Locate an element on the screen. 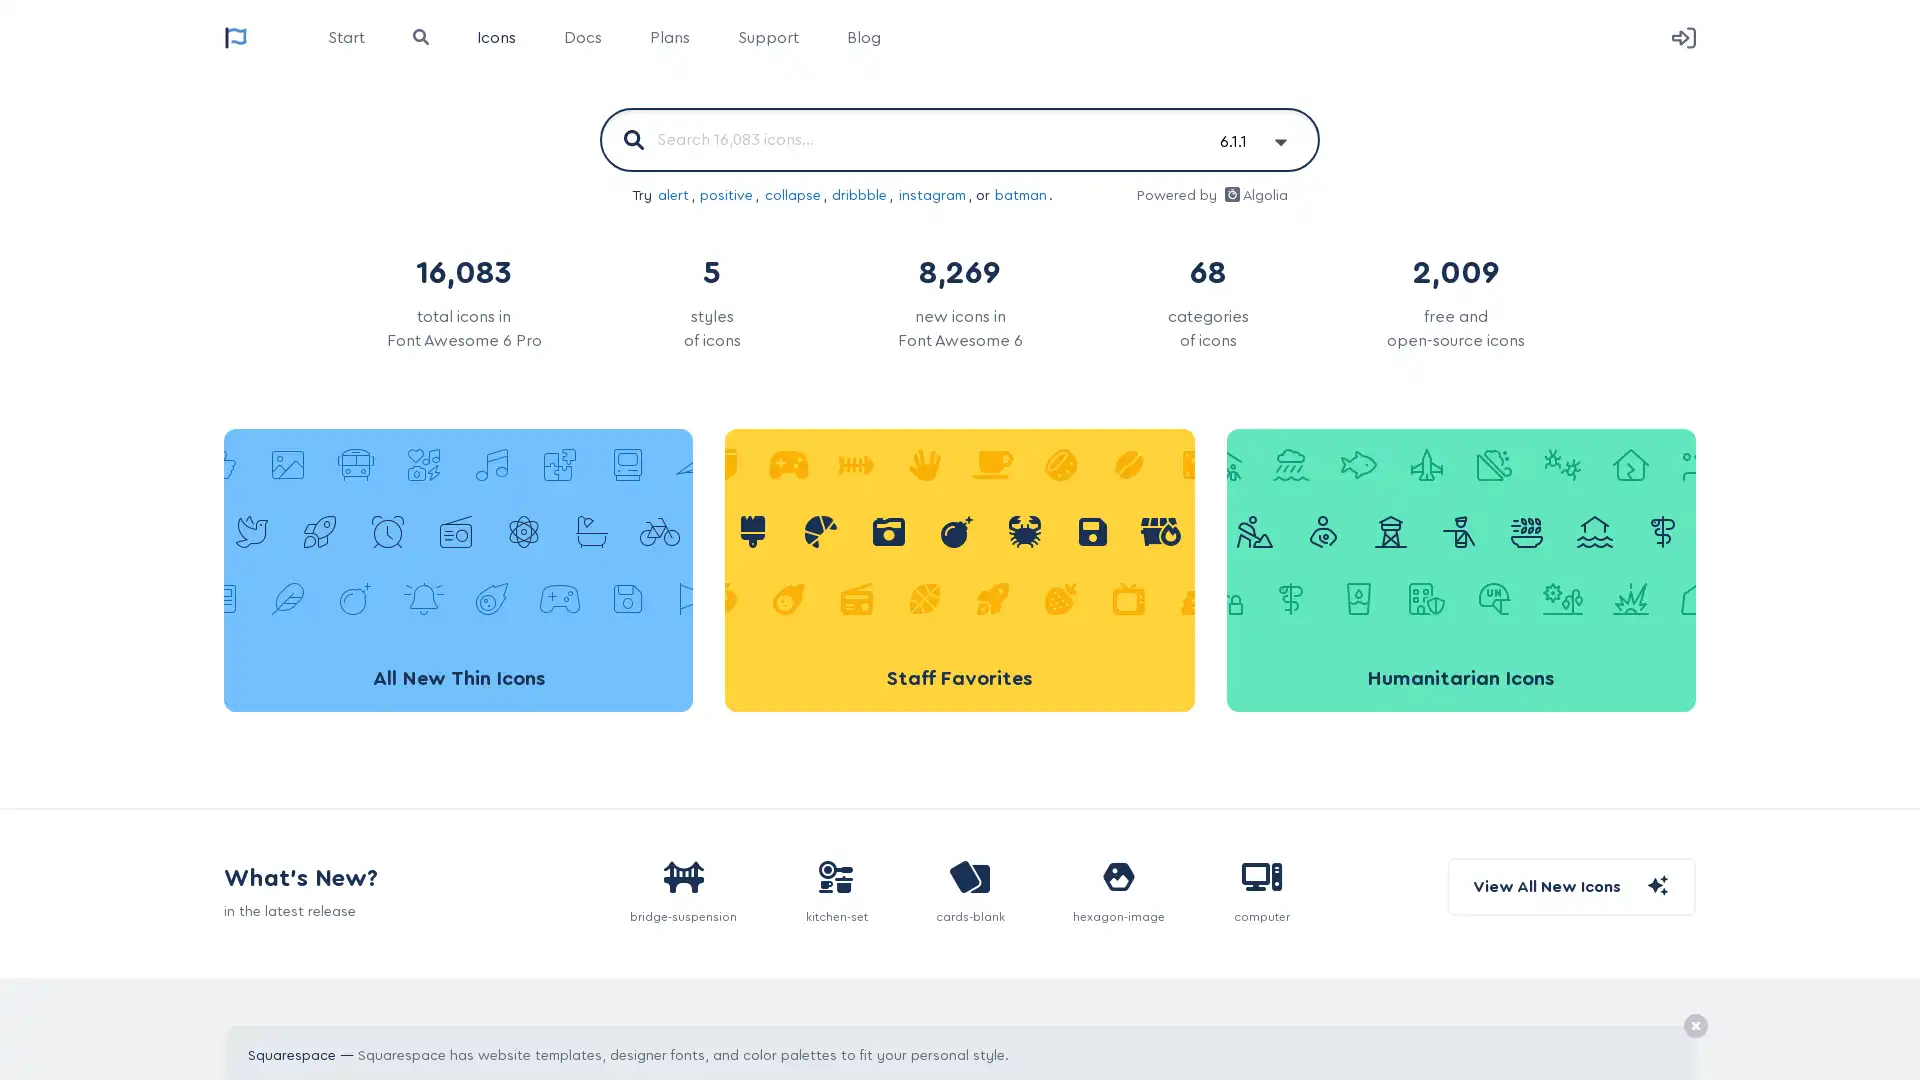 The height and width of the screenshot is (1080, 1920). instagram is located at coordinates (930, 196).